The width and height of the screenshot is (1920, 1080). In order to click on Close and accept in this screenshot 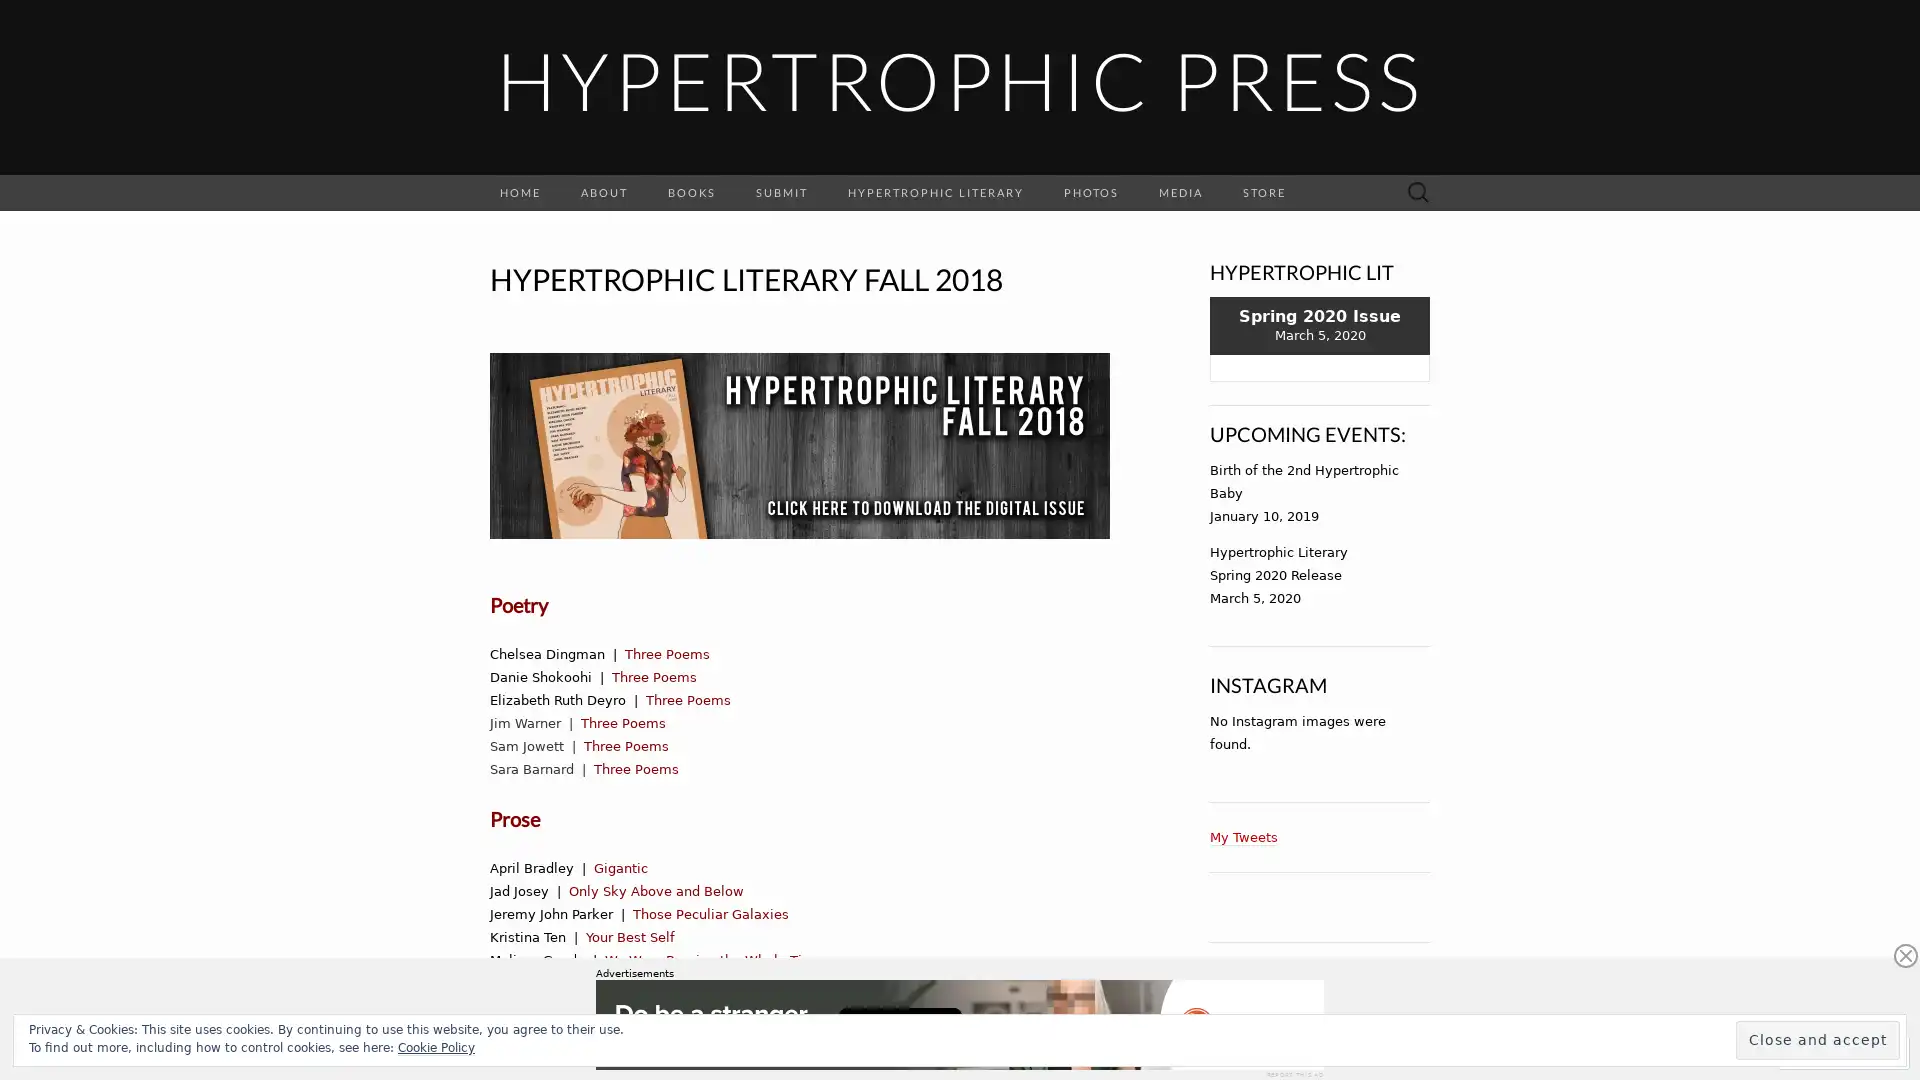, I will do `click(1818, 1039)`.